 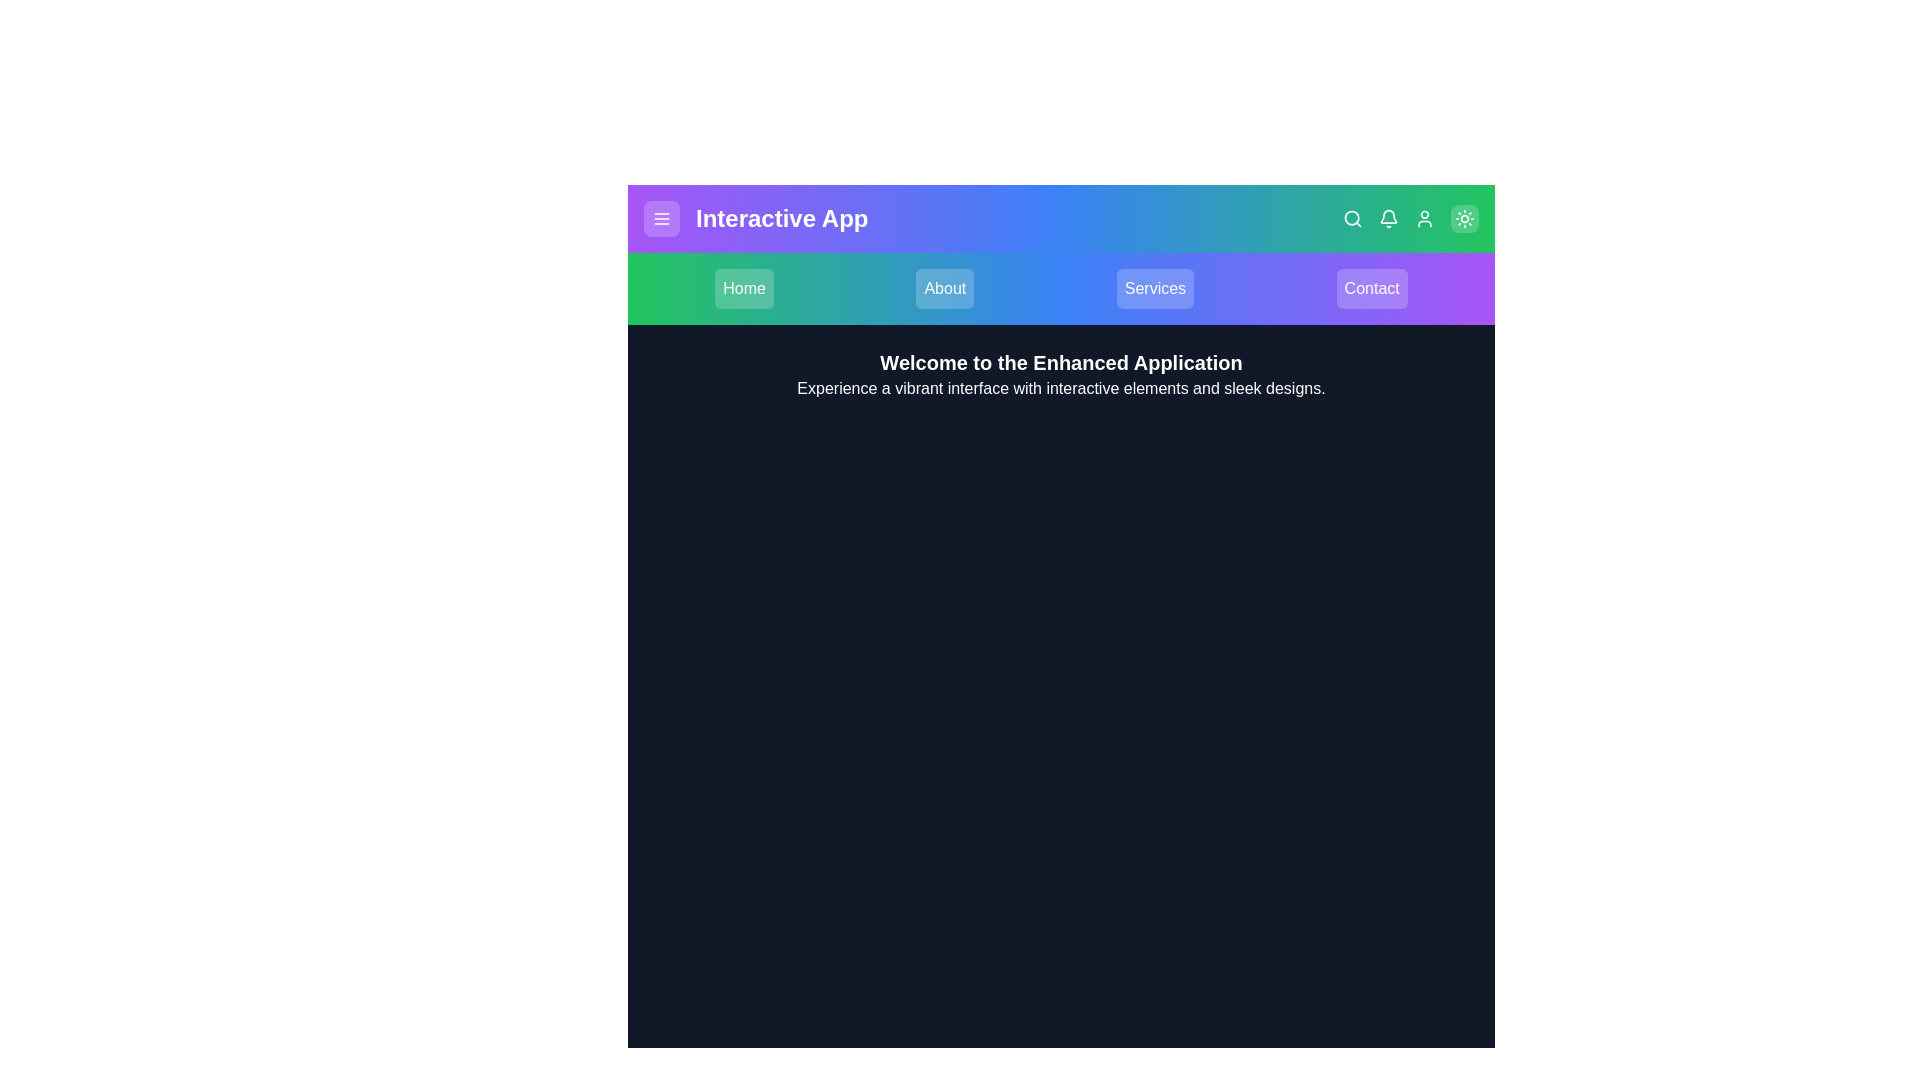 I want to click on the User icon in the top right corner of the app bar, so click(x=1424, y=219).